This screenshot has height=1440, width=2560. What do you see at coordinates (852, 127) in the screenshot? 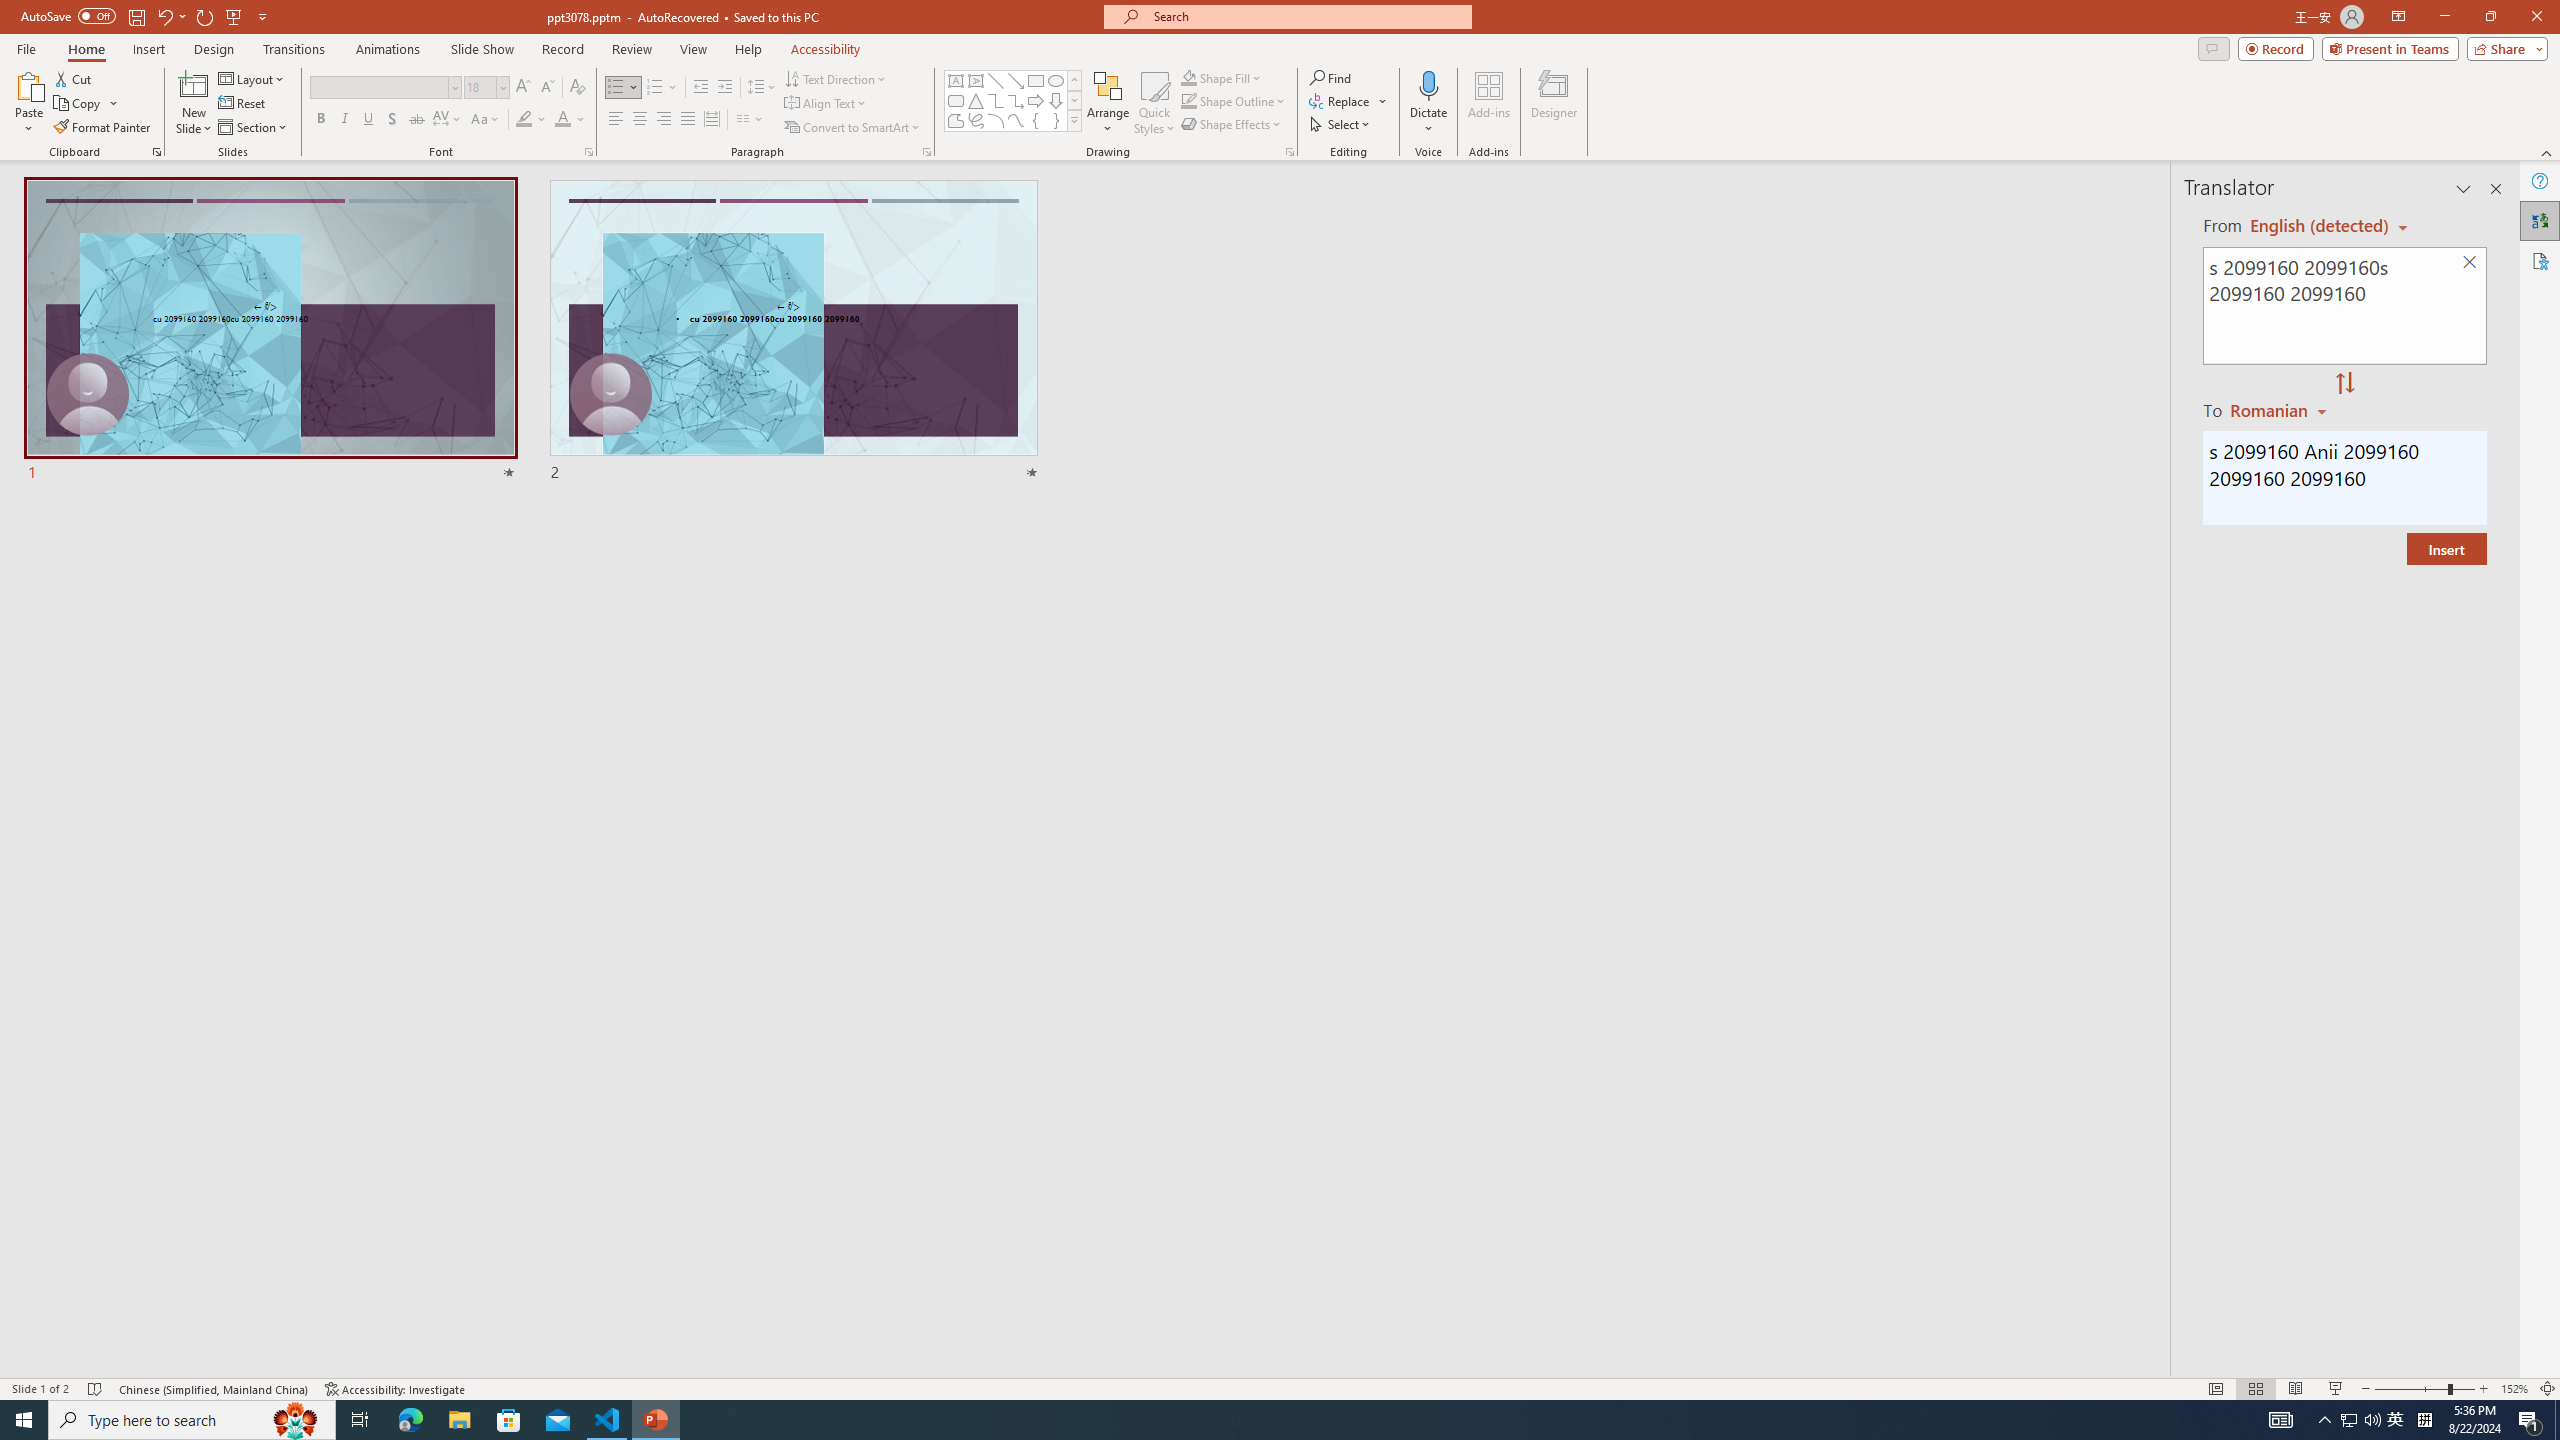
I see `'Convert to SmartArt'` at bounding box center [852, 127].